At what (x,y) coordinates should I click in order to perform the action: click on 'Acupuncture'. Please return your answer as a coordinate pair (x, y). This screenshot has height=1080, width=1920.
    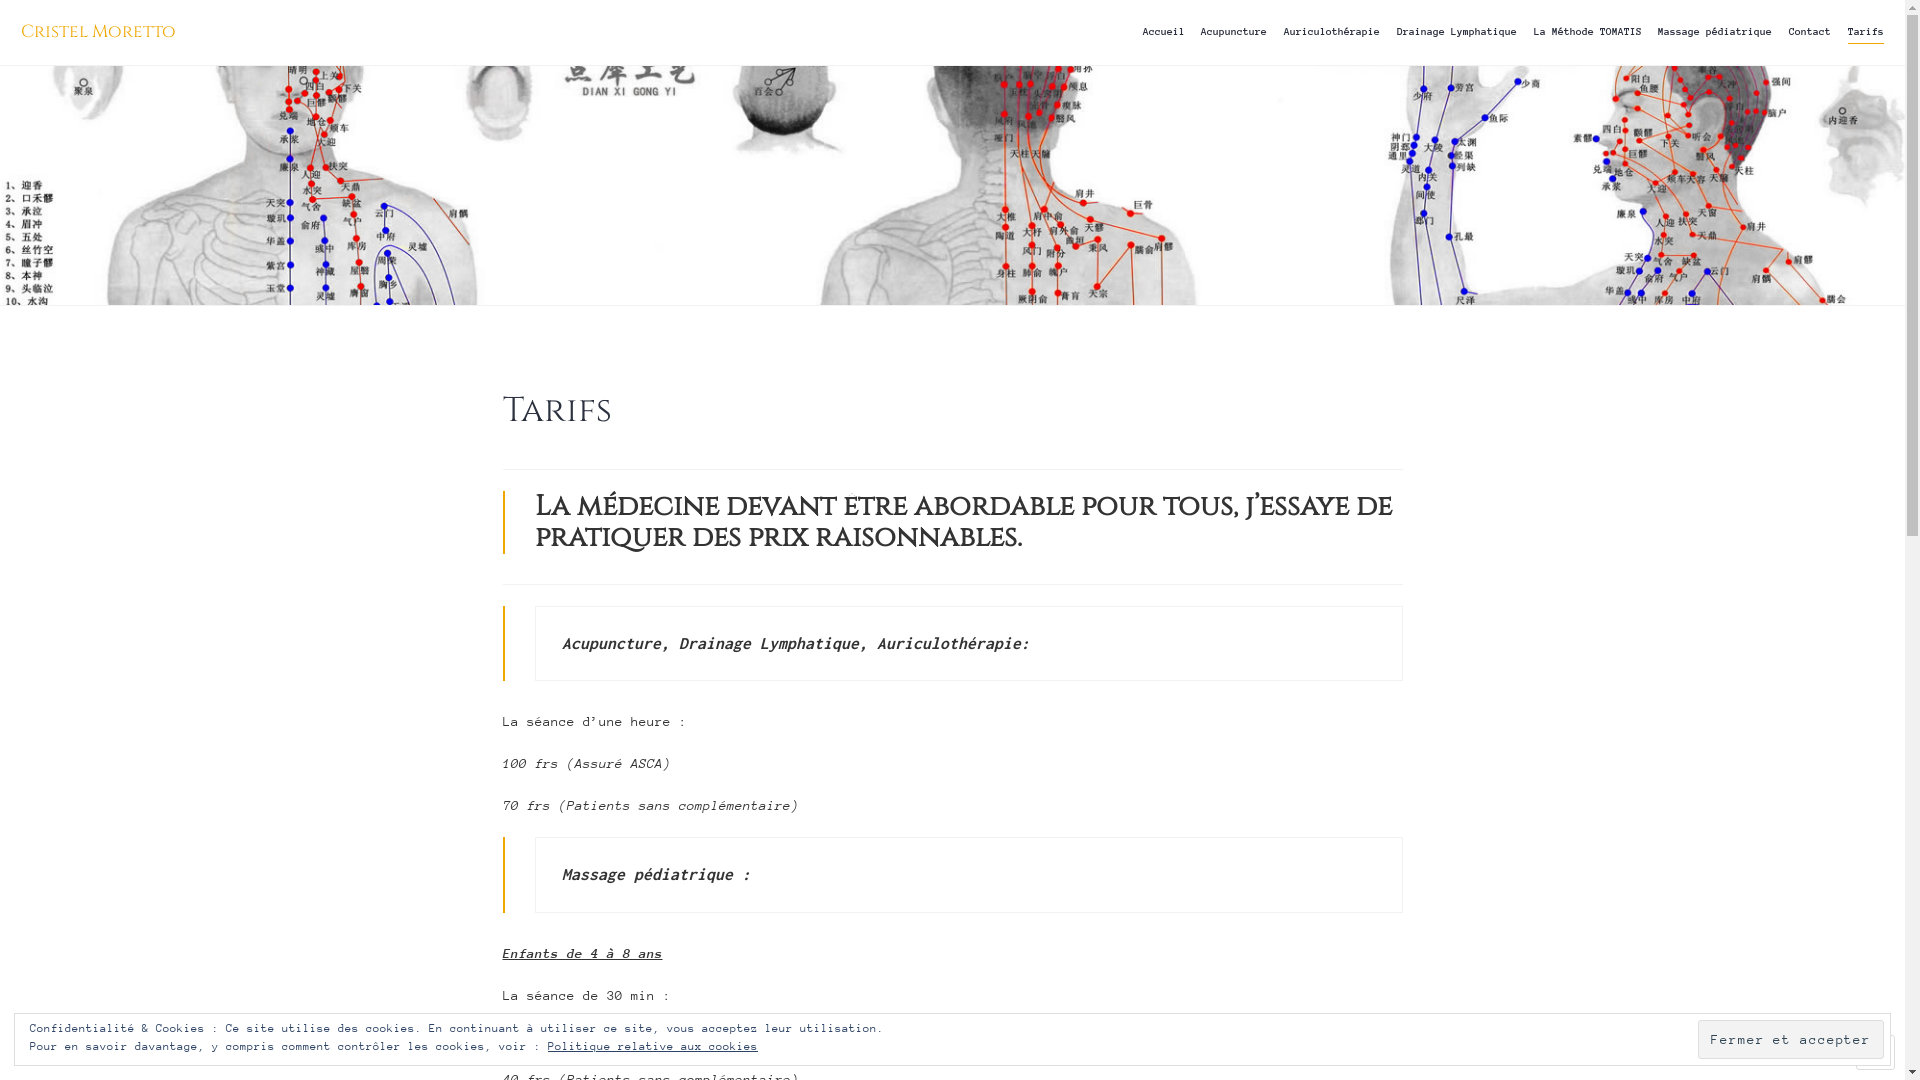
    Looking at the image, I should click on (1232, 32).